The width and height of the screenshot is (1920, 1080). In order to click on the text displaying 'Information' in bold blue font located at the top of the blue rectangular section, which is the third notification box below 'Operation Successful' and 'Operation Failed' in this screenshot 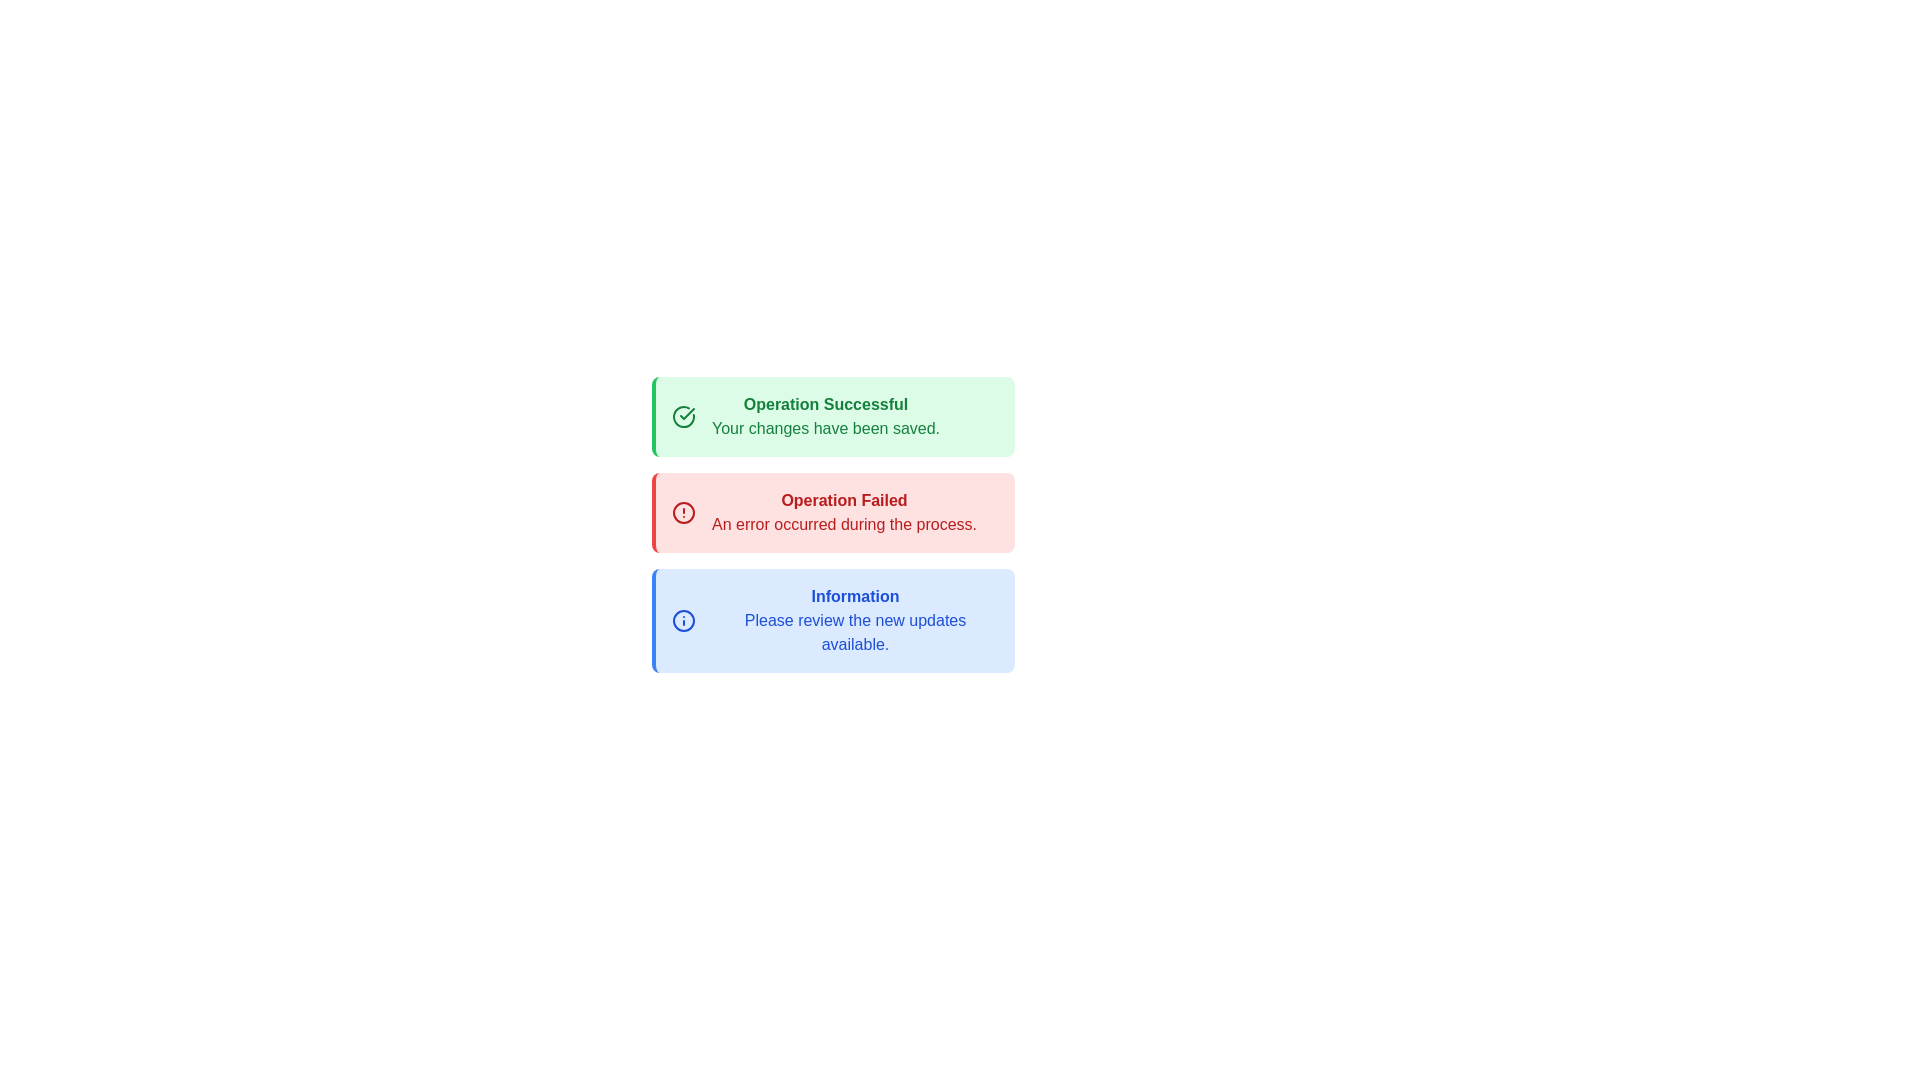, I will do `click(855, 596)`.